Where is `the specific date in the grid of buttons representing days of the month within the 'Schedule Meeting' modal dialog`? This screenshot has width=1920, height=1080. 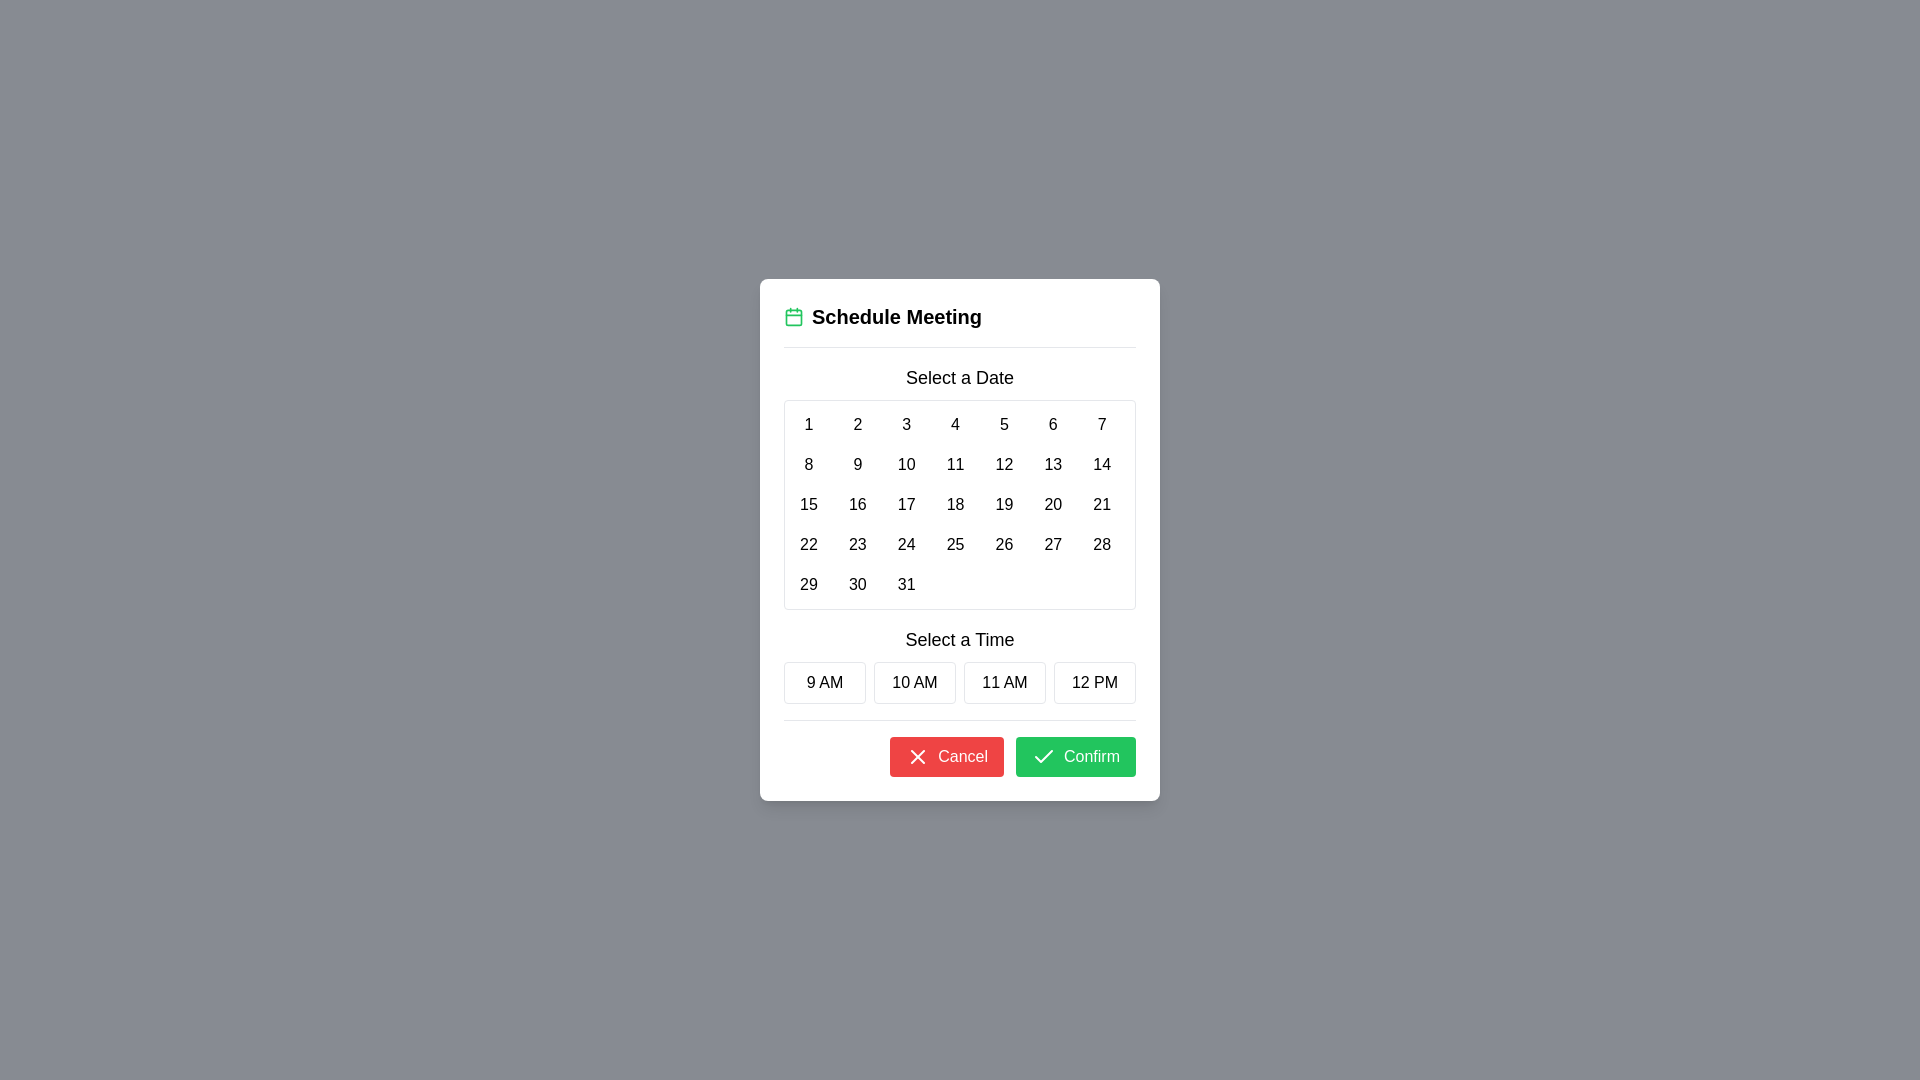 the specific date in the grid of buttons representing days of the month within the 'Schedule Meeting' modal dialog is located at coordinates (960, 486).